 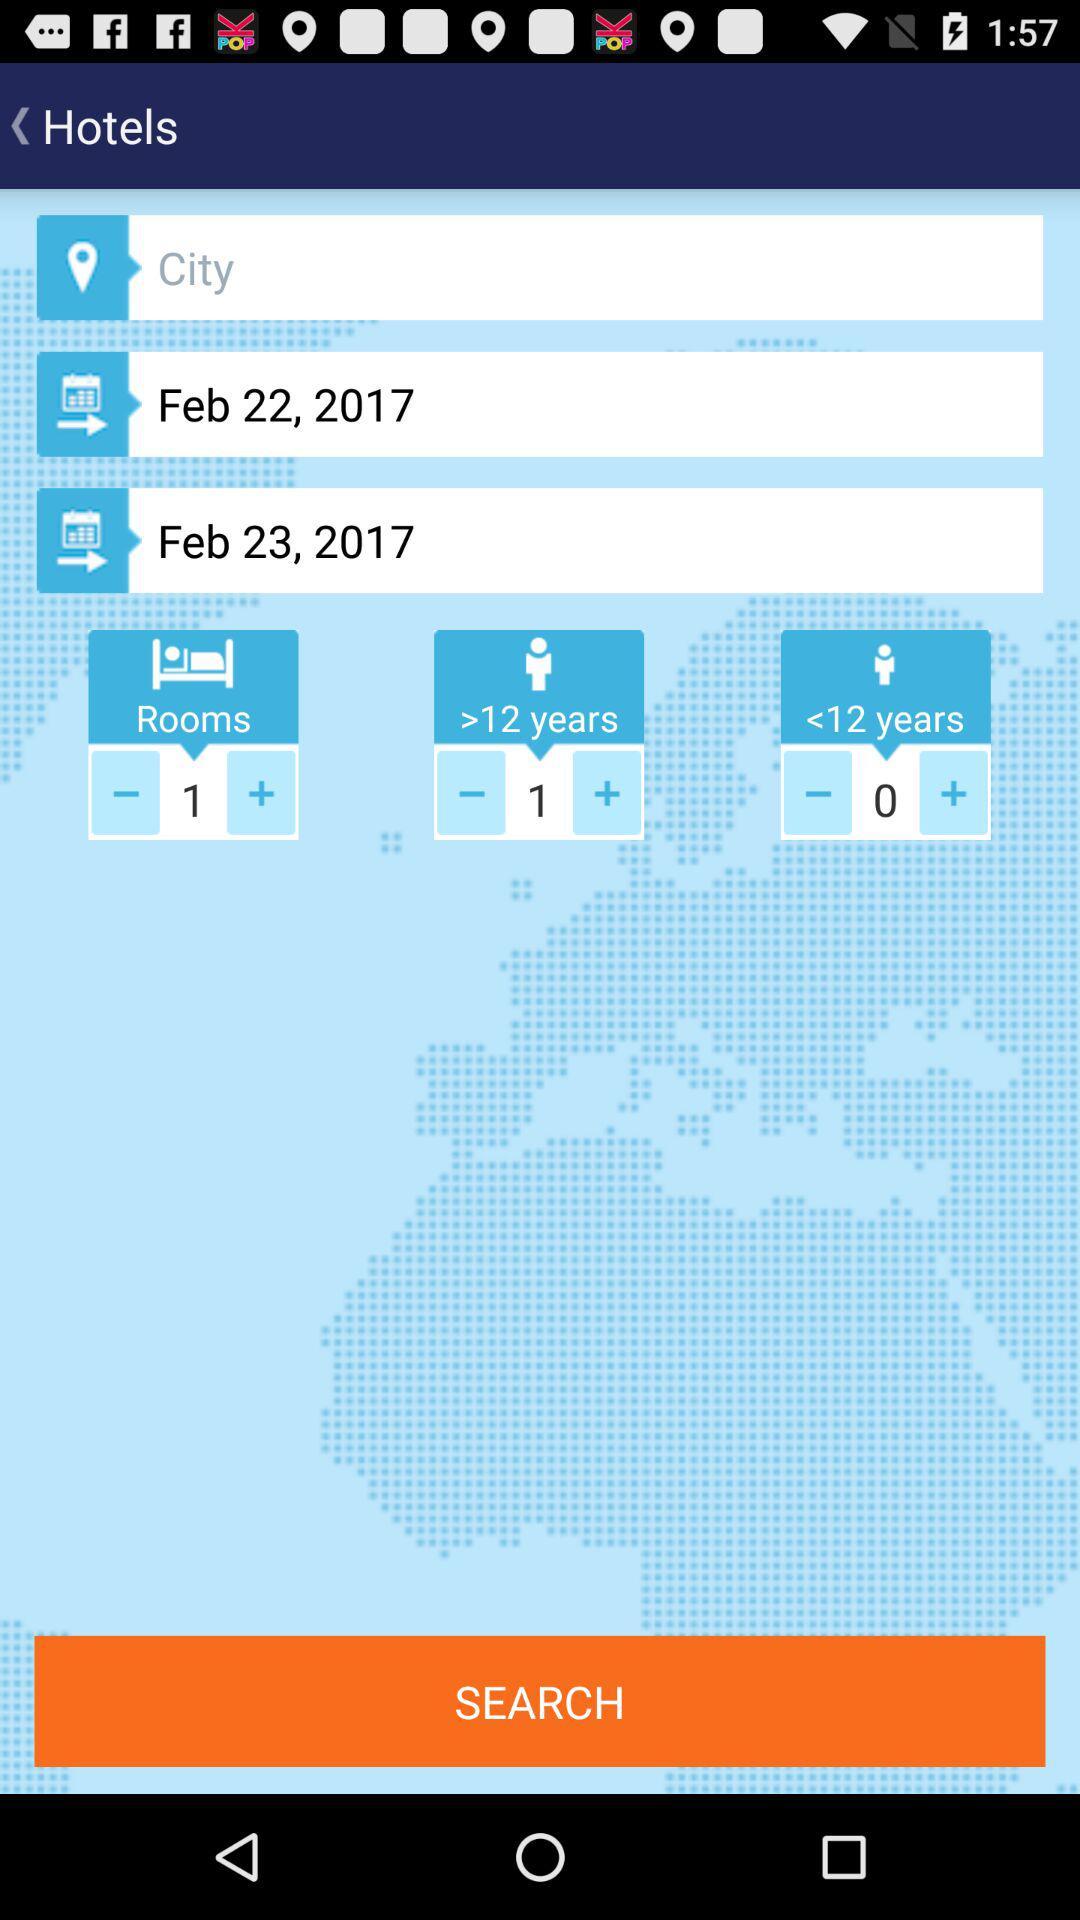 I want to click on the minus icon, so click(x=471, y=848).